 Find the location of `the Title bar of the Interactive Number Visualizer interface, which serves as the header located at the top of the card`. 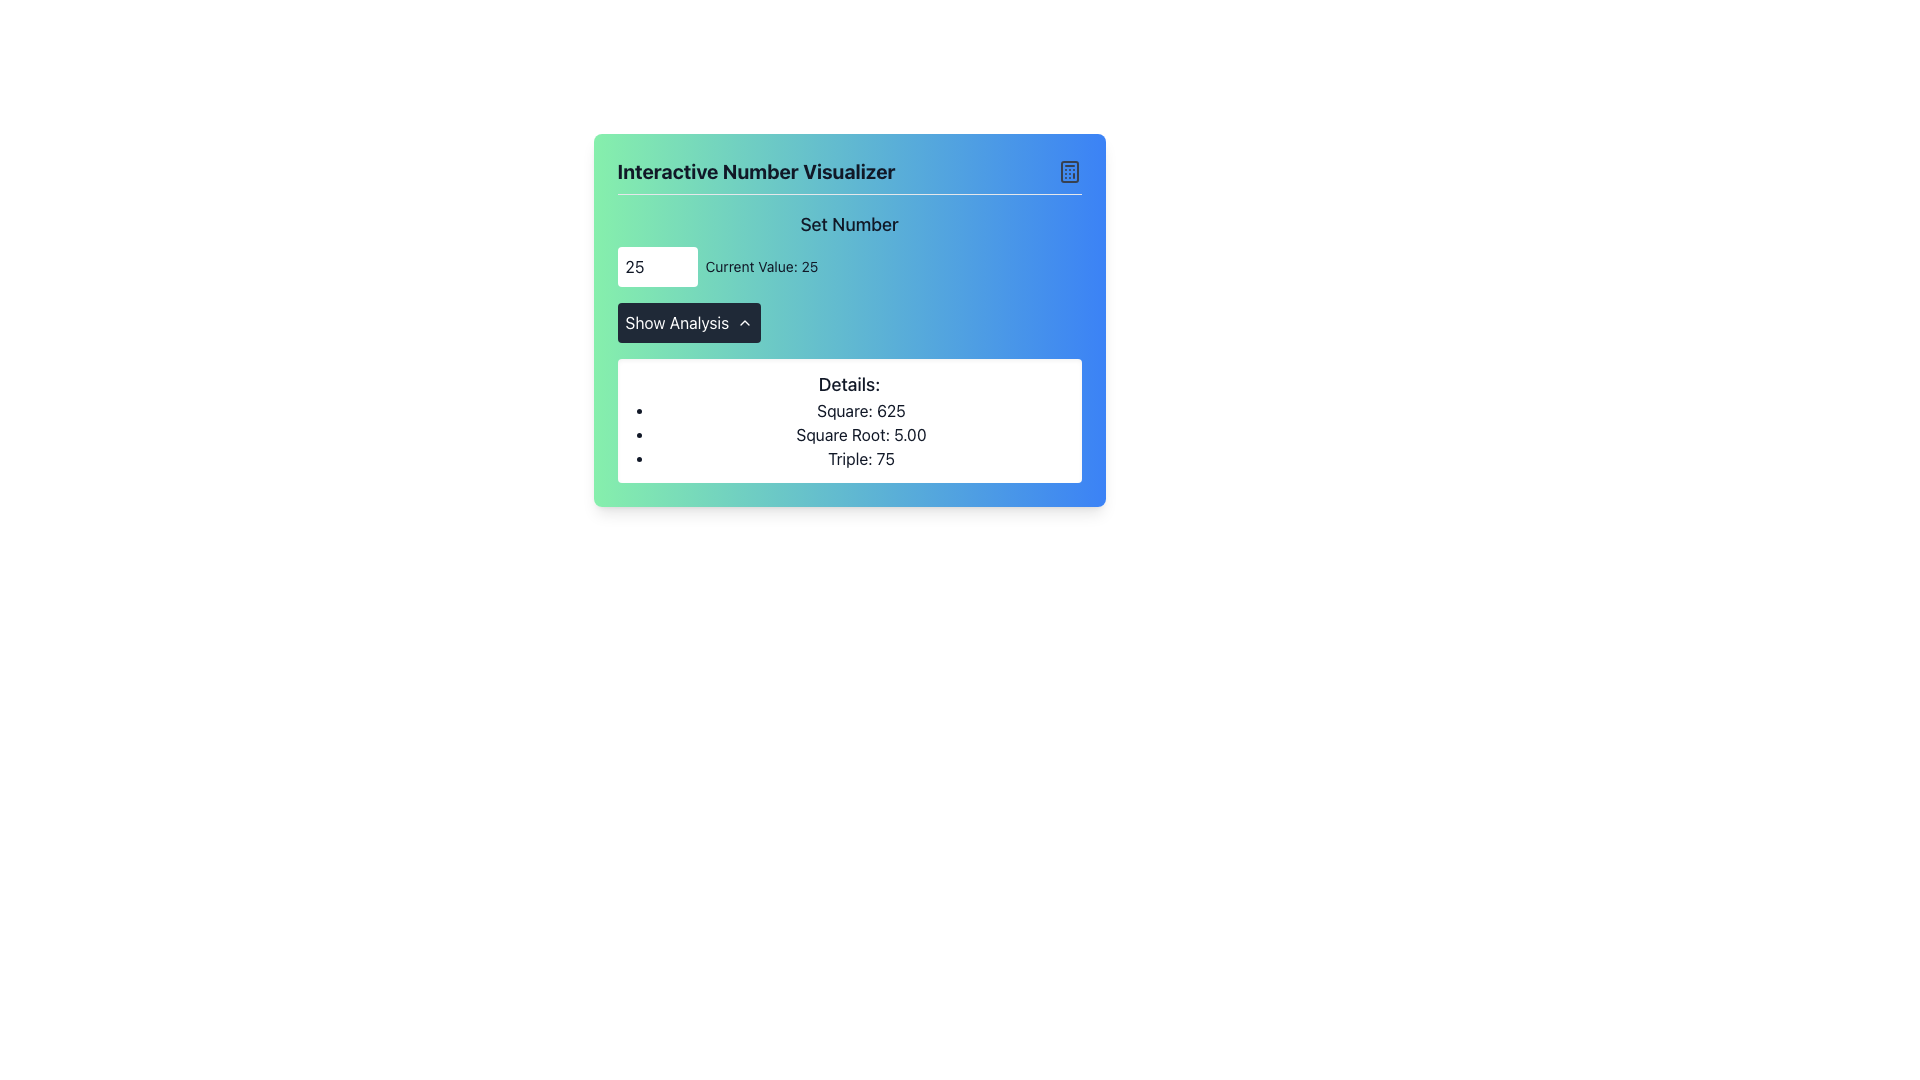

the Title bar of the Interactive Number Visualizer interface, which serves as the header located at the top of the card is located at coordinates (849, 175).